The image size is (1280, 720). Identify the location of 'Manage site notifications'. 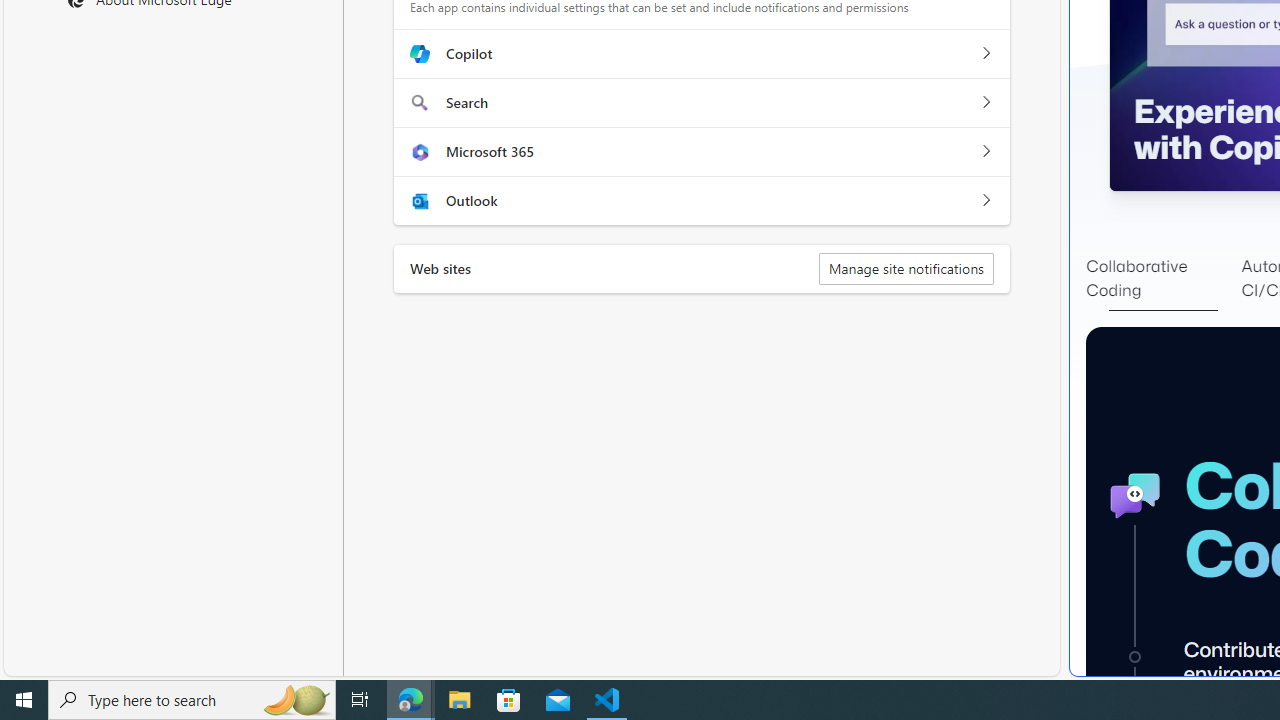
(905, 267).